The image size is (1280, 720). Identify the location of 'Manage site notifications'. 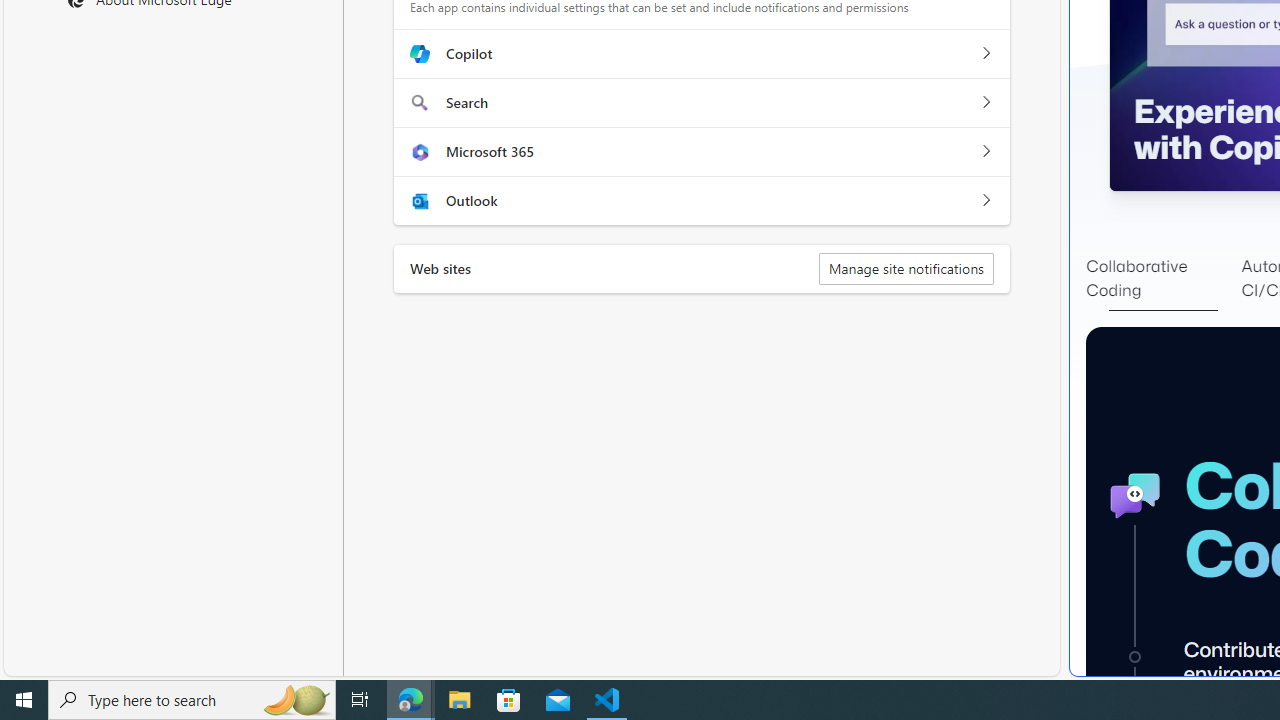
(905, 267).